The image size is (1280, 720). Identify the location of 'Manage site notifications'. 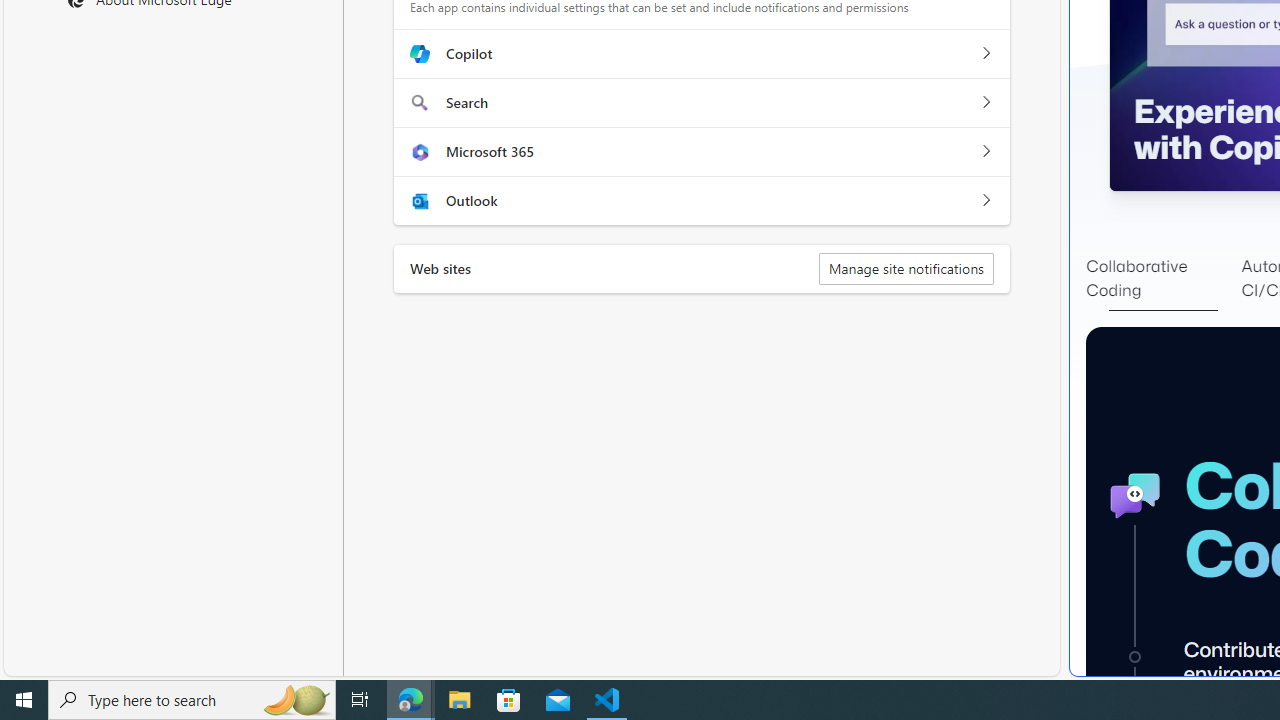
(905, 267).